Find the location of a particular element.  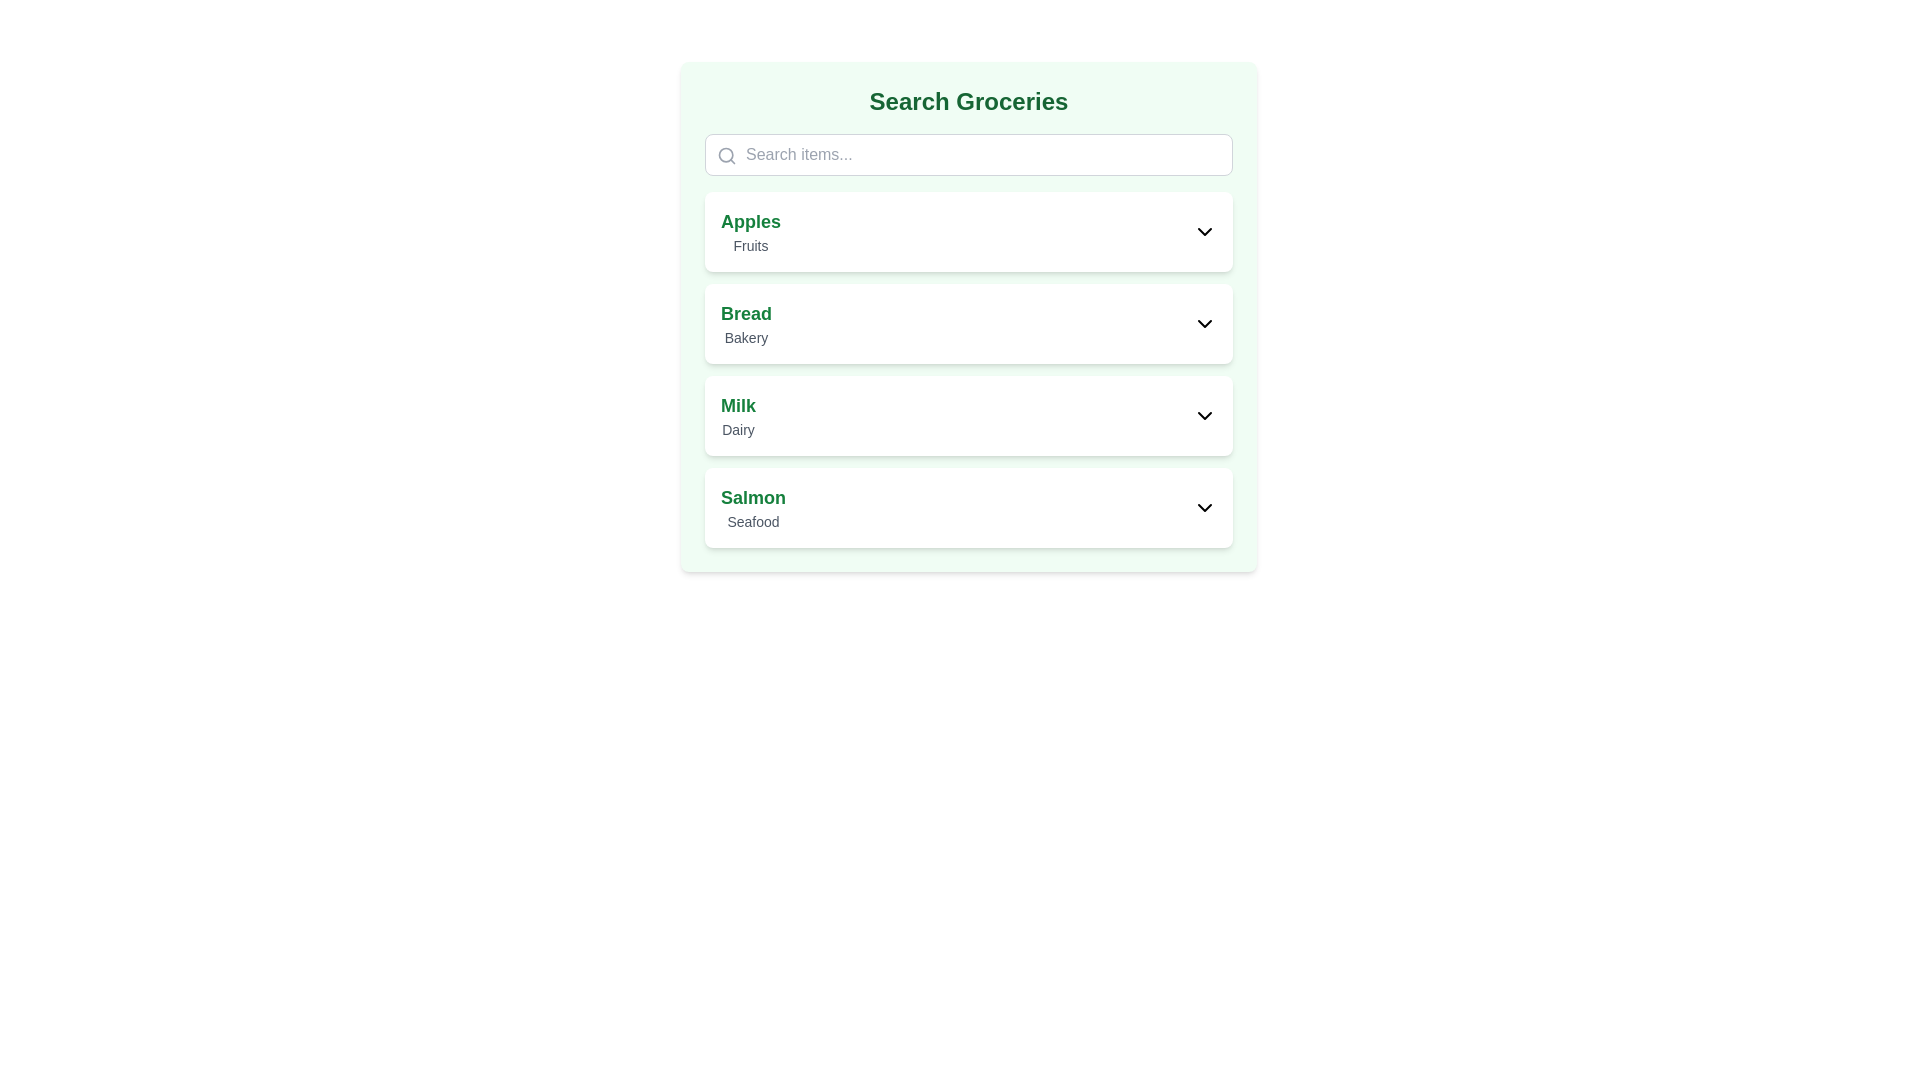

the bold green text labeled 'Bread', which is the second item in a vertical list interface and positioned above the smaller gray text 'Bakery' is located at coordinates (745, 313).